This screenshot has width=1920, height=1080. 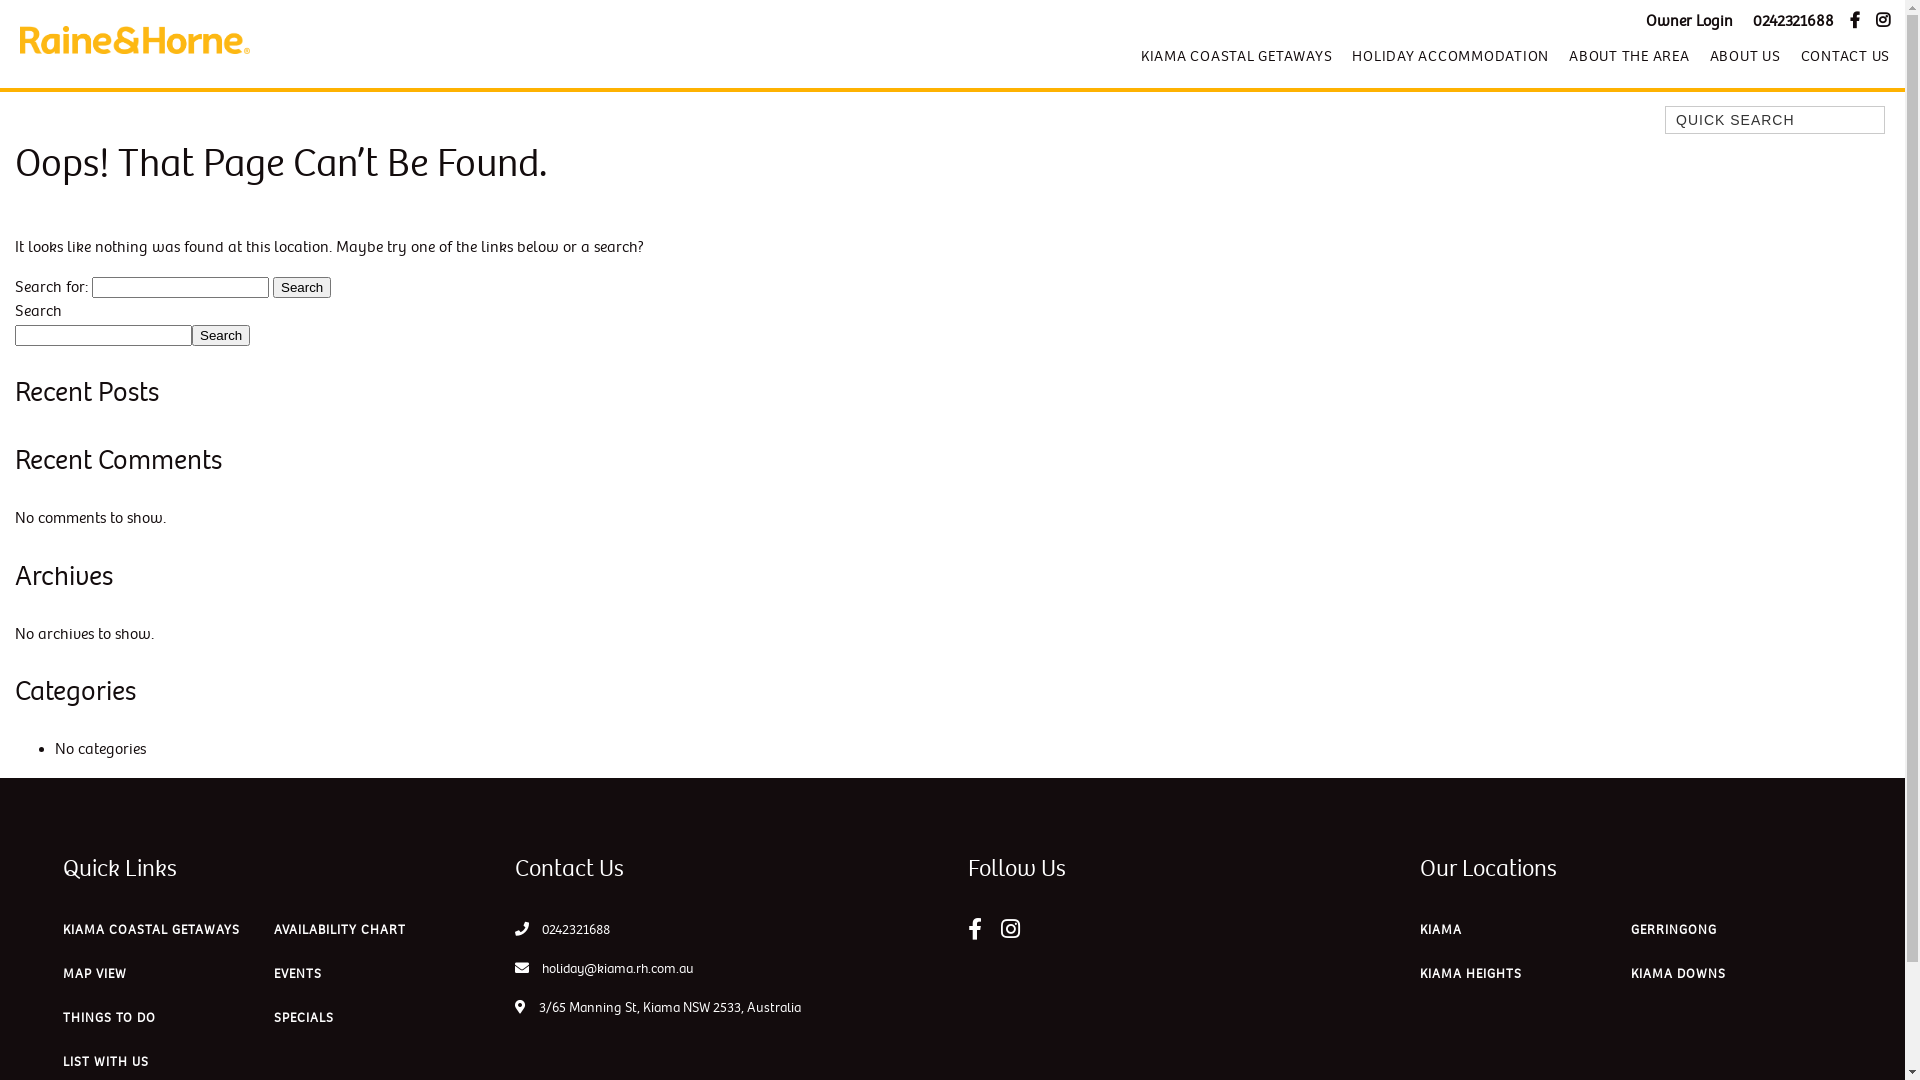 I want to click on 'holiday@kiama.rh.com.au', so click(x=603, y=967).